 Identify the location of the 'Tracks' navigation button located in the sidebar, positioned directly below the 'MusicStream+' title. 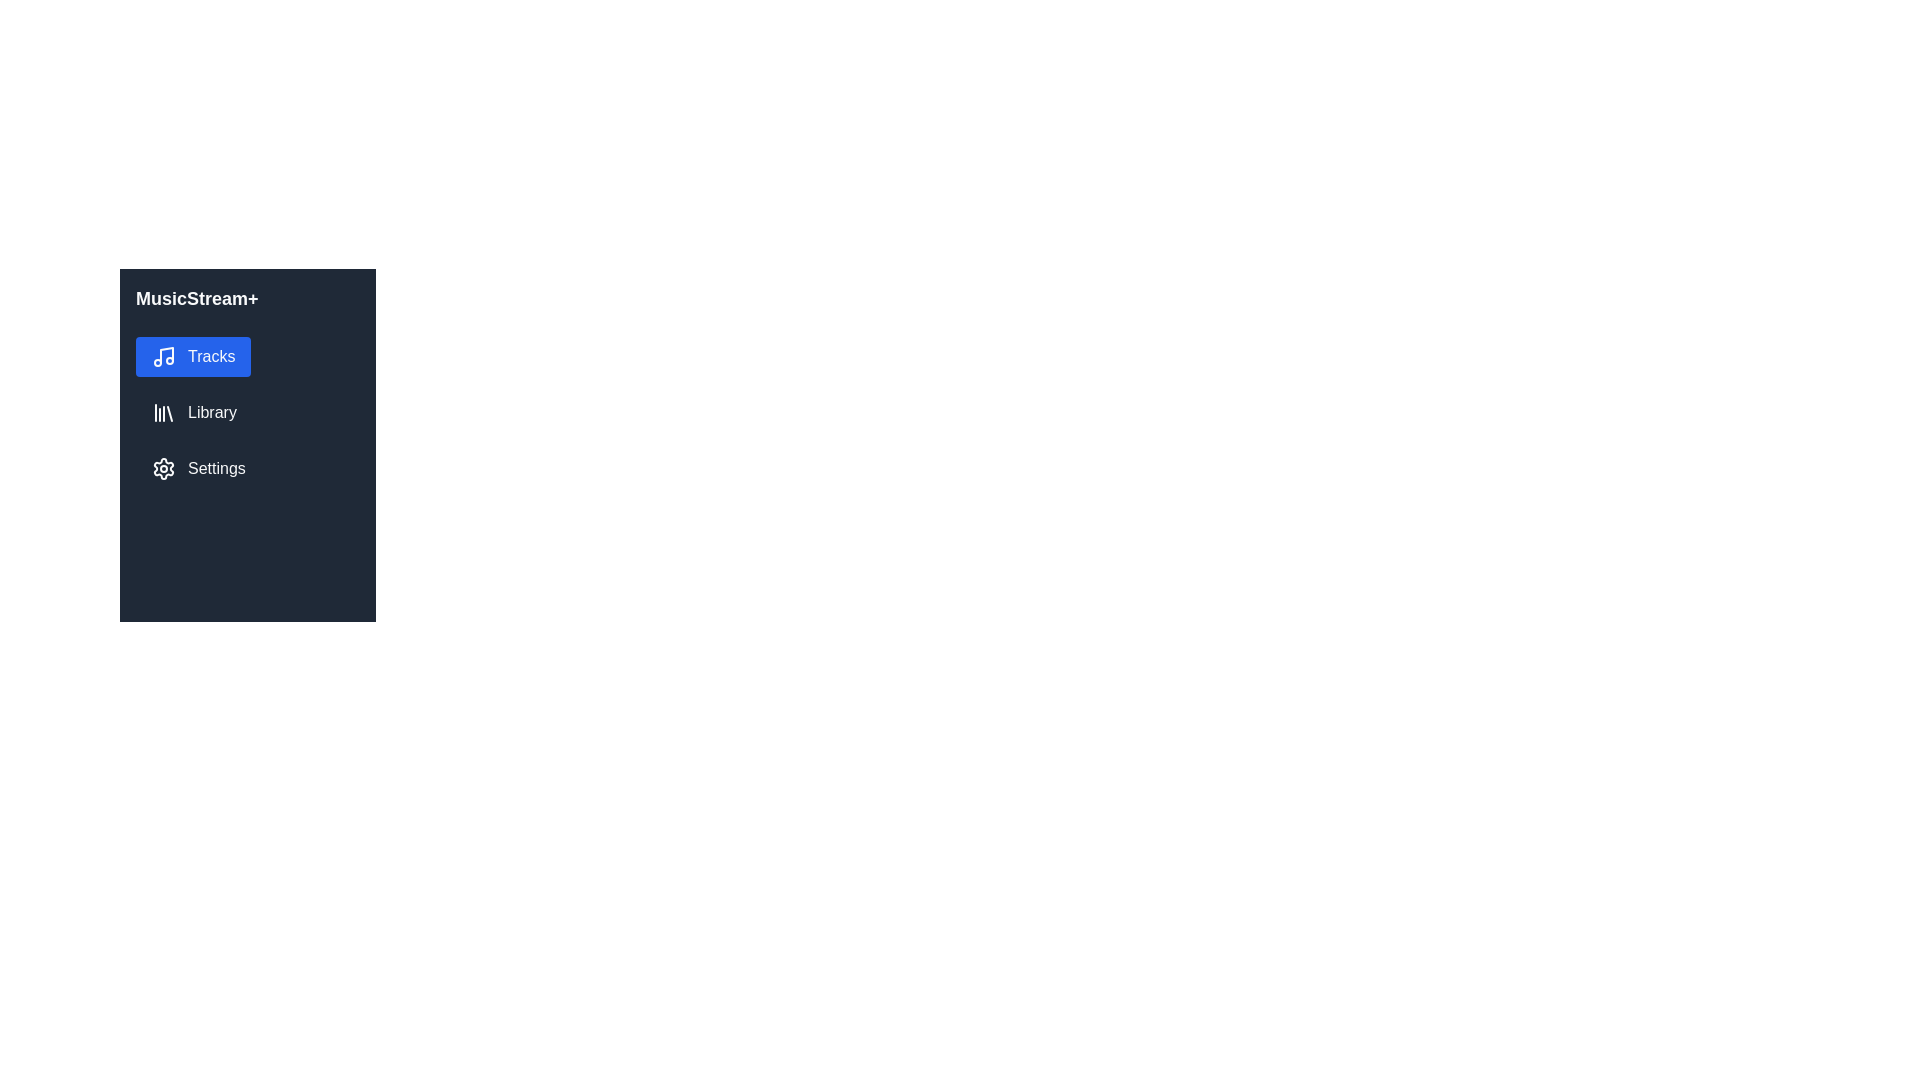
(193, 356).